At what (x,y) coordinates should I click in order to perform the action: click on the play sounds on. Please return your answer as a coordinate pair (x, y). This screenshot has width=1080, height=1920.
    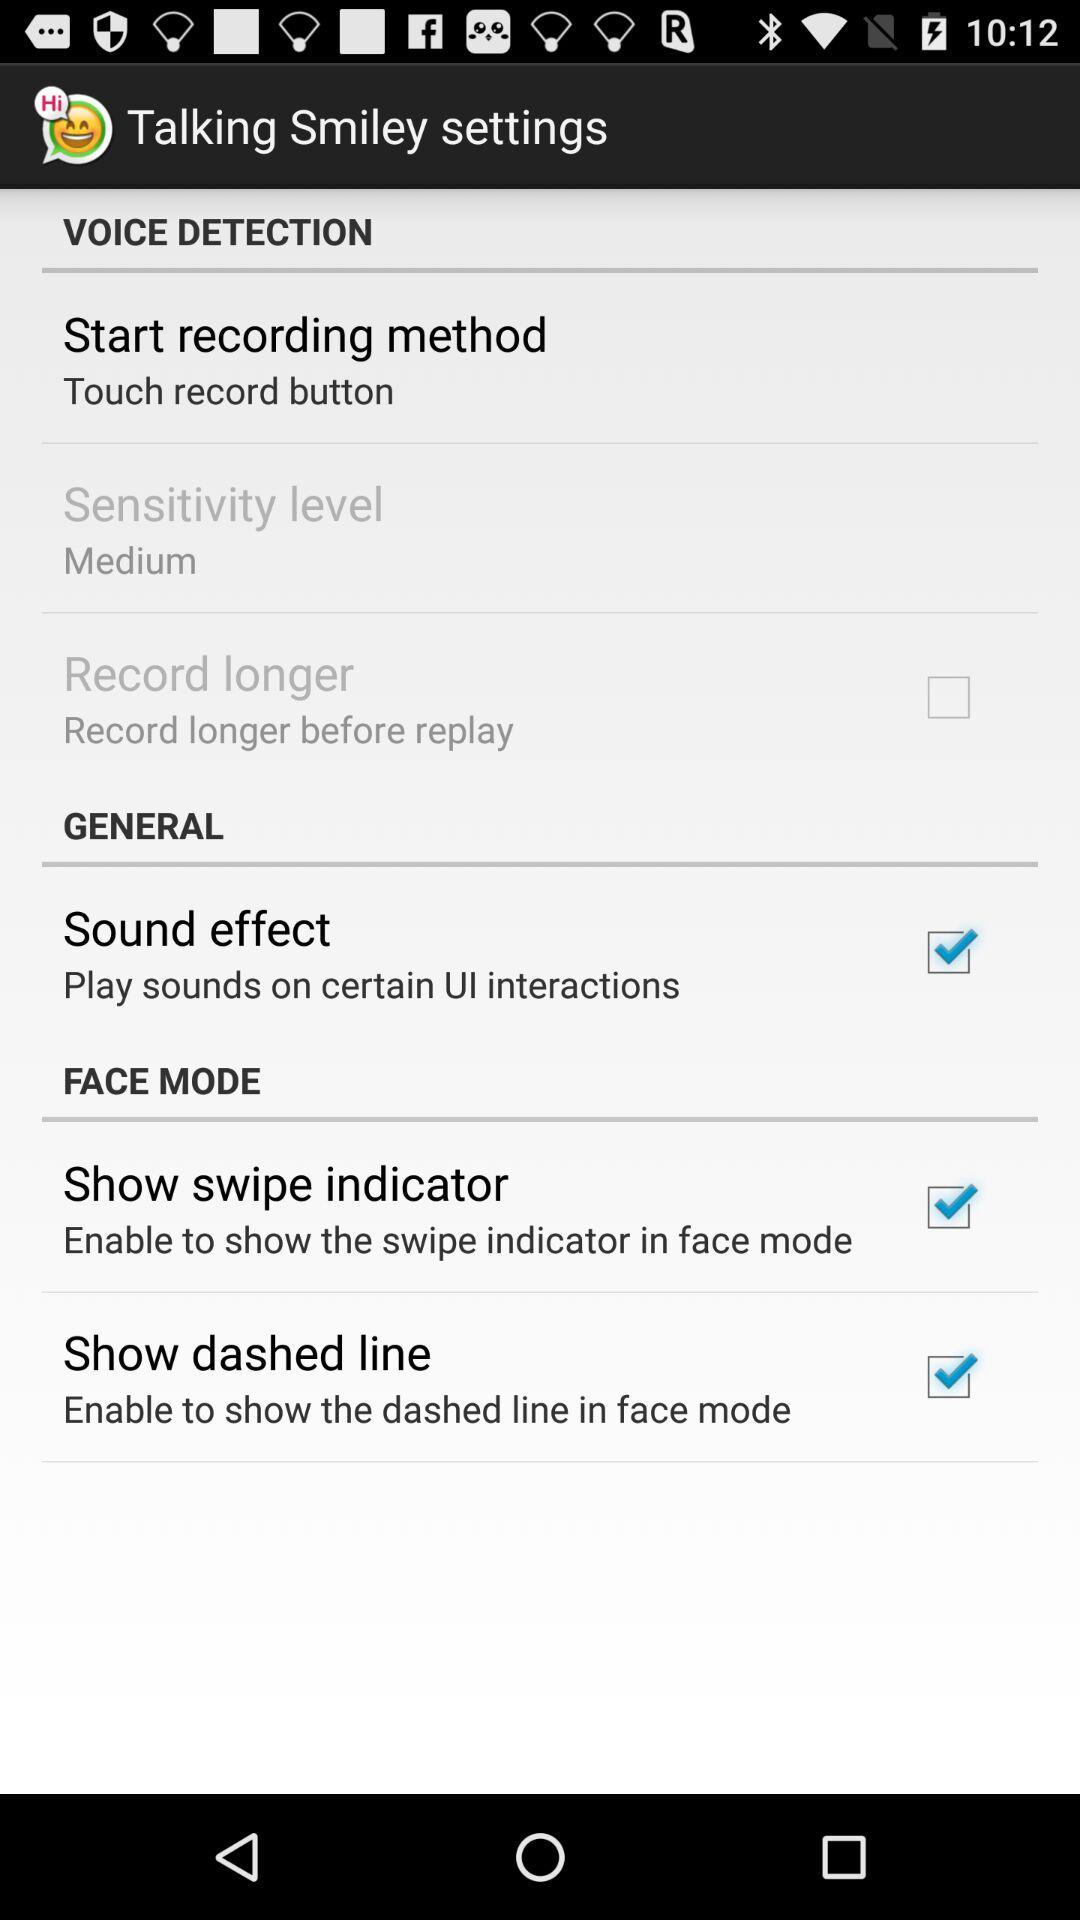
    Looking at the image, I should click on (371, 983).